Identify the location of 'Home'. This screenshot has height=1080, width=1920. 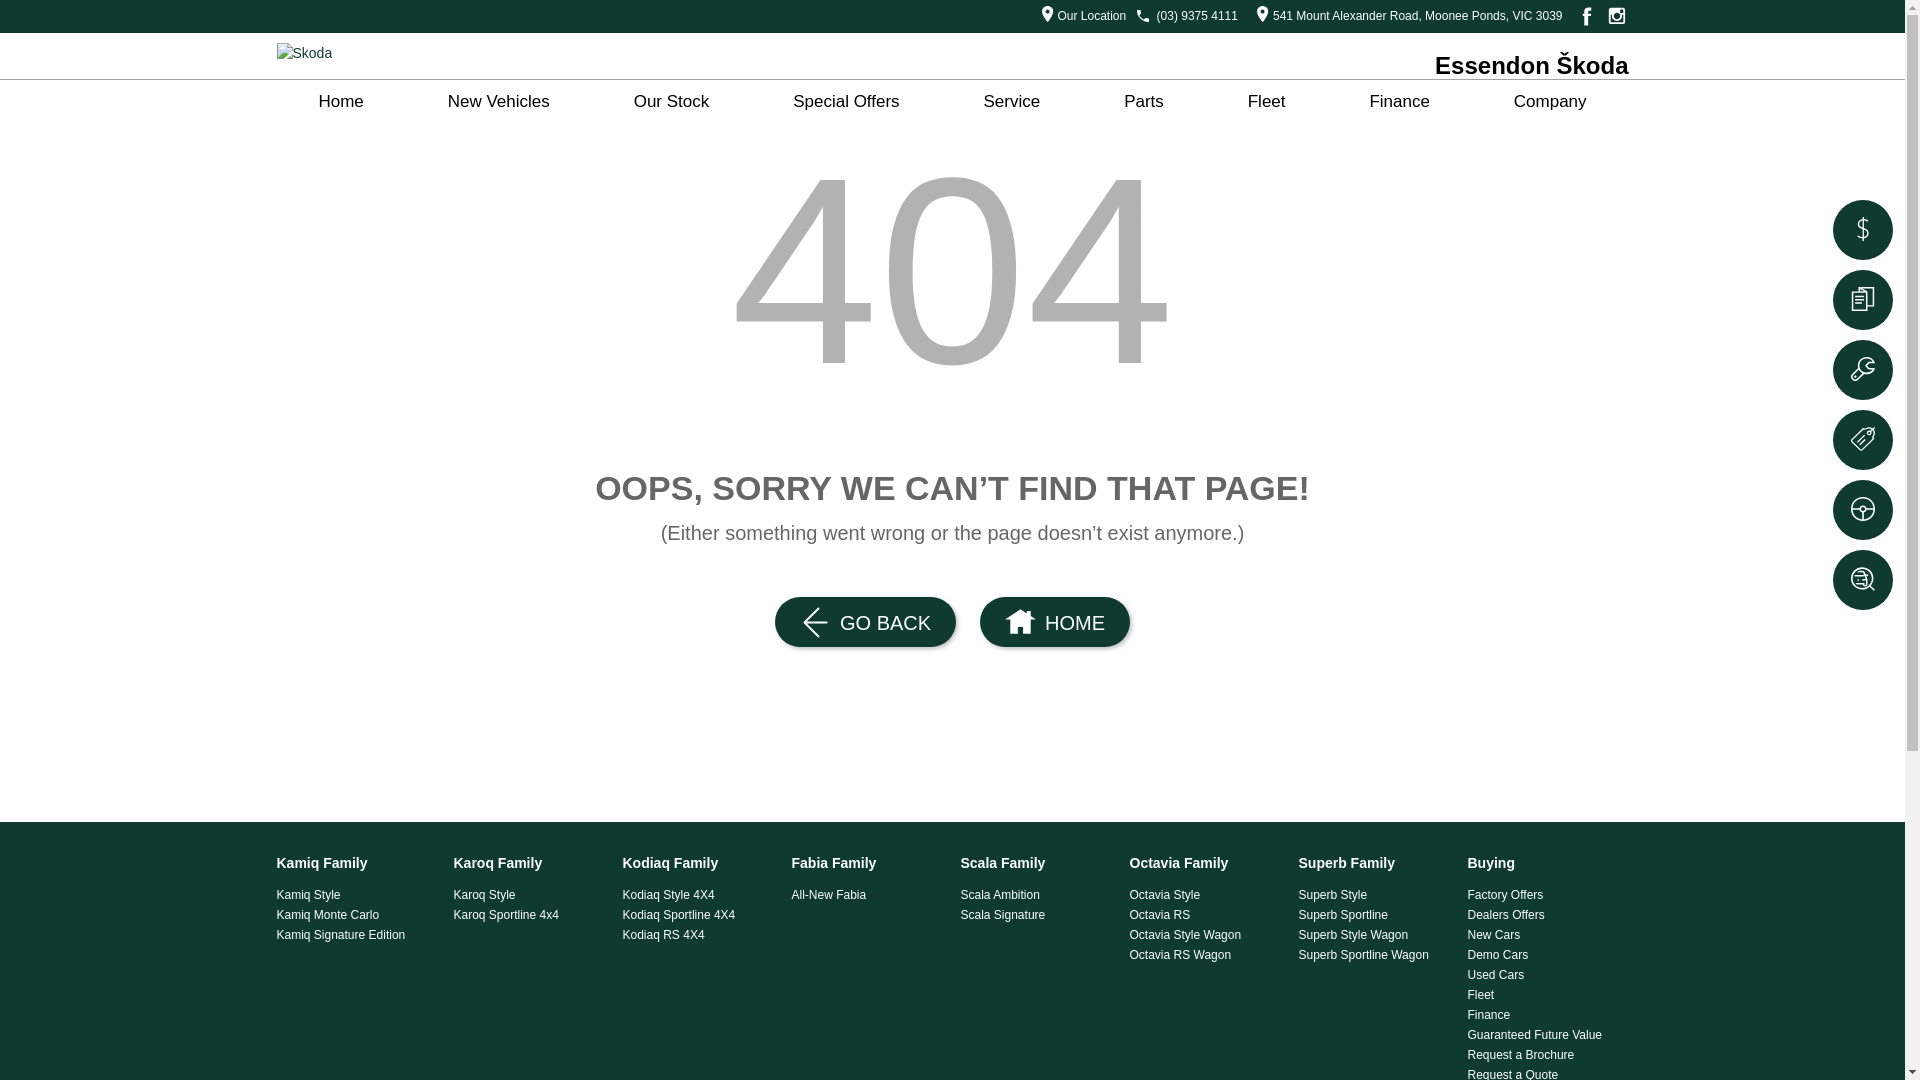
(340, 101).